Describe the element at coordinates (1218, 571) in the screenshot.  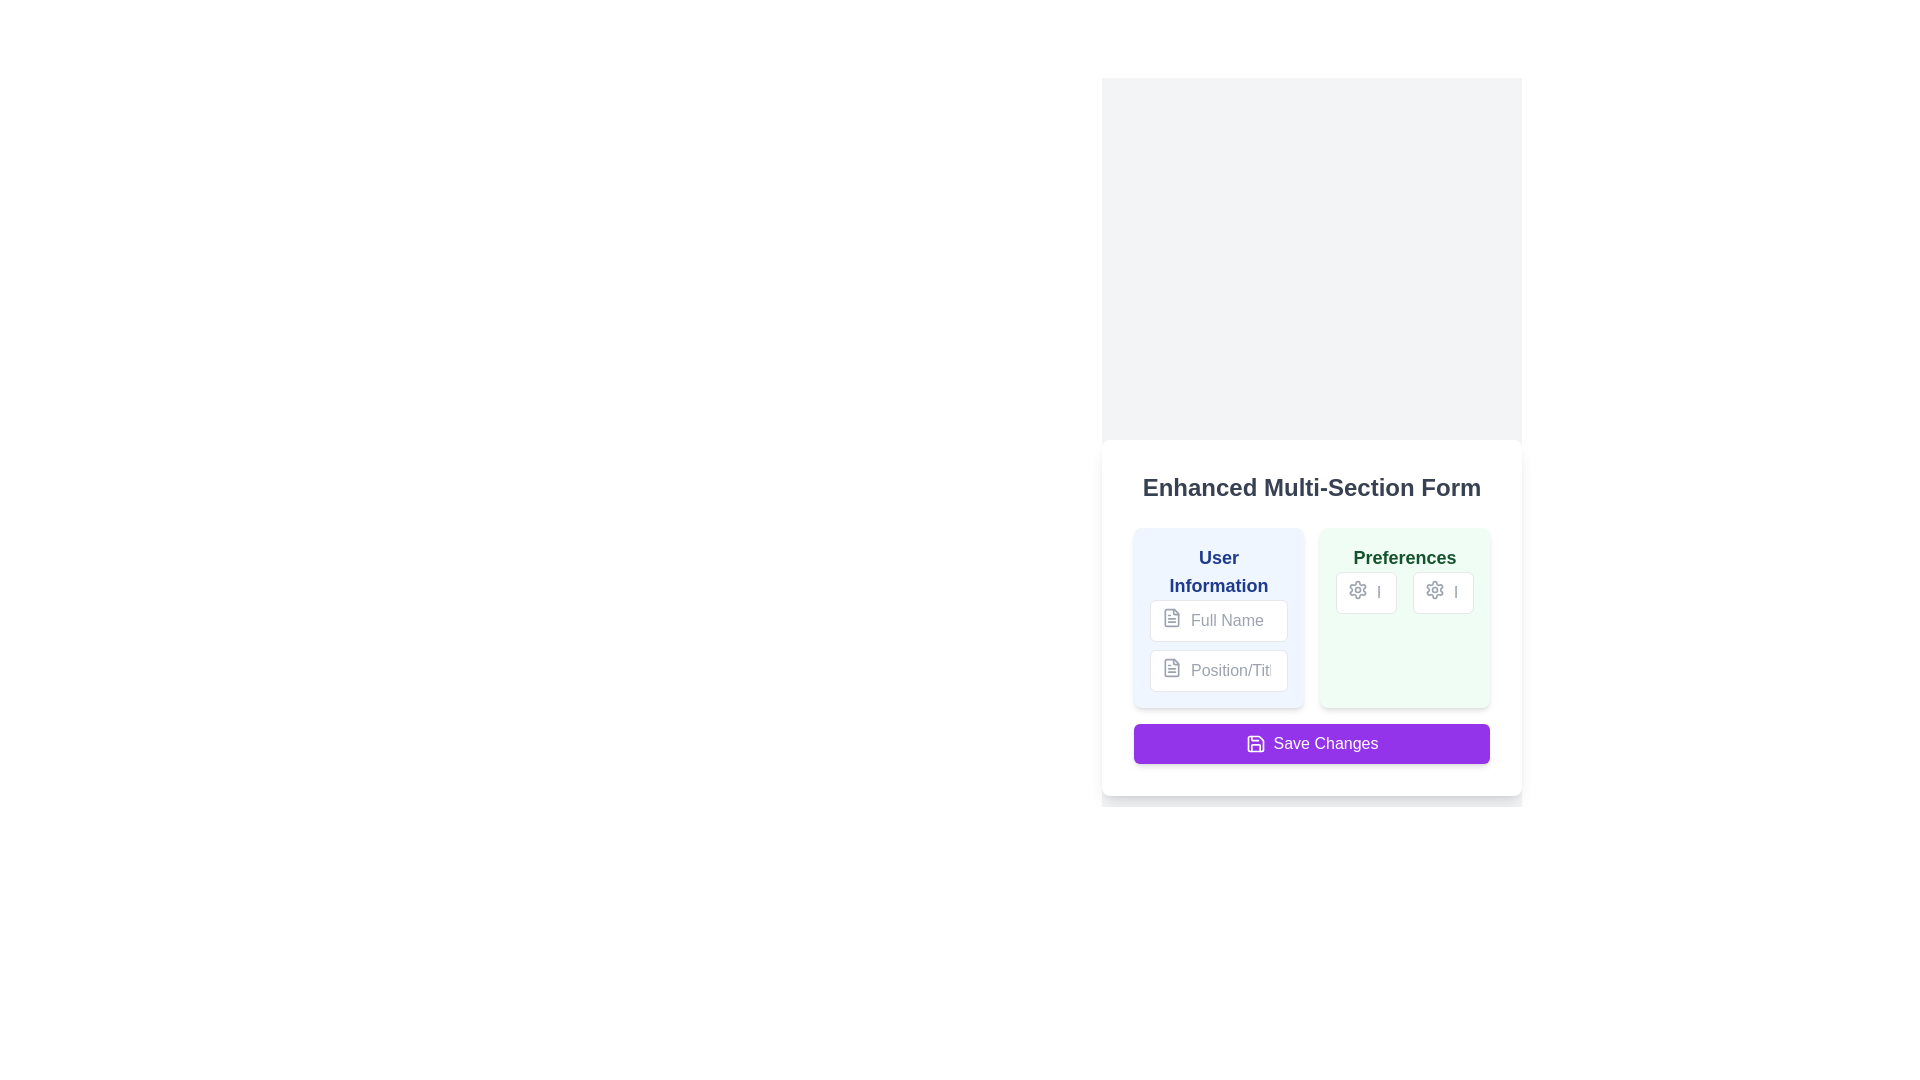
I see `the 'User Information' text label, which serves as the title for the section, located at the top of the left card in a two-column layout` at that location.